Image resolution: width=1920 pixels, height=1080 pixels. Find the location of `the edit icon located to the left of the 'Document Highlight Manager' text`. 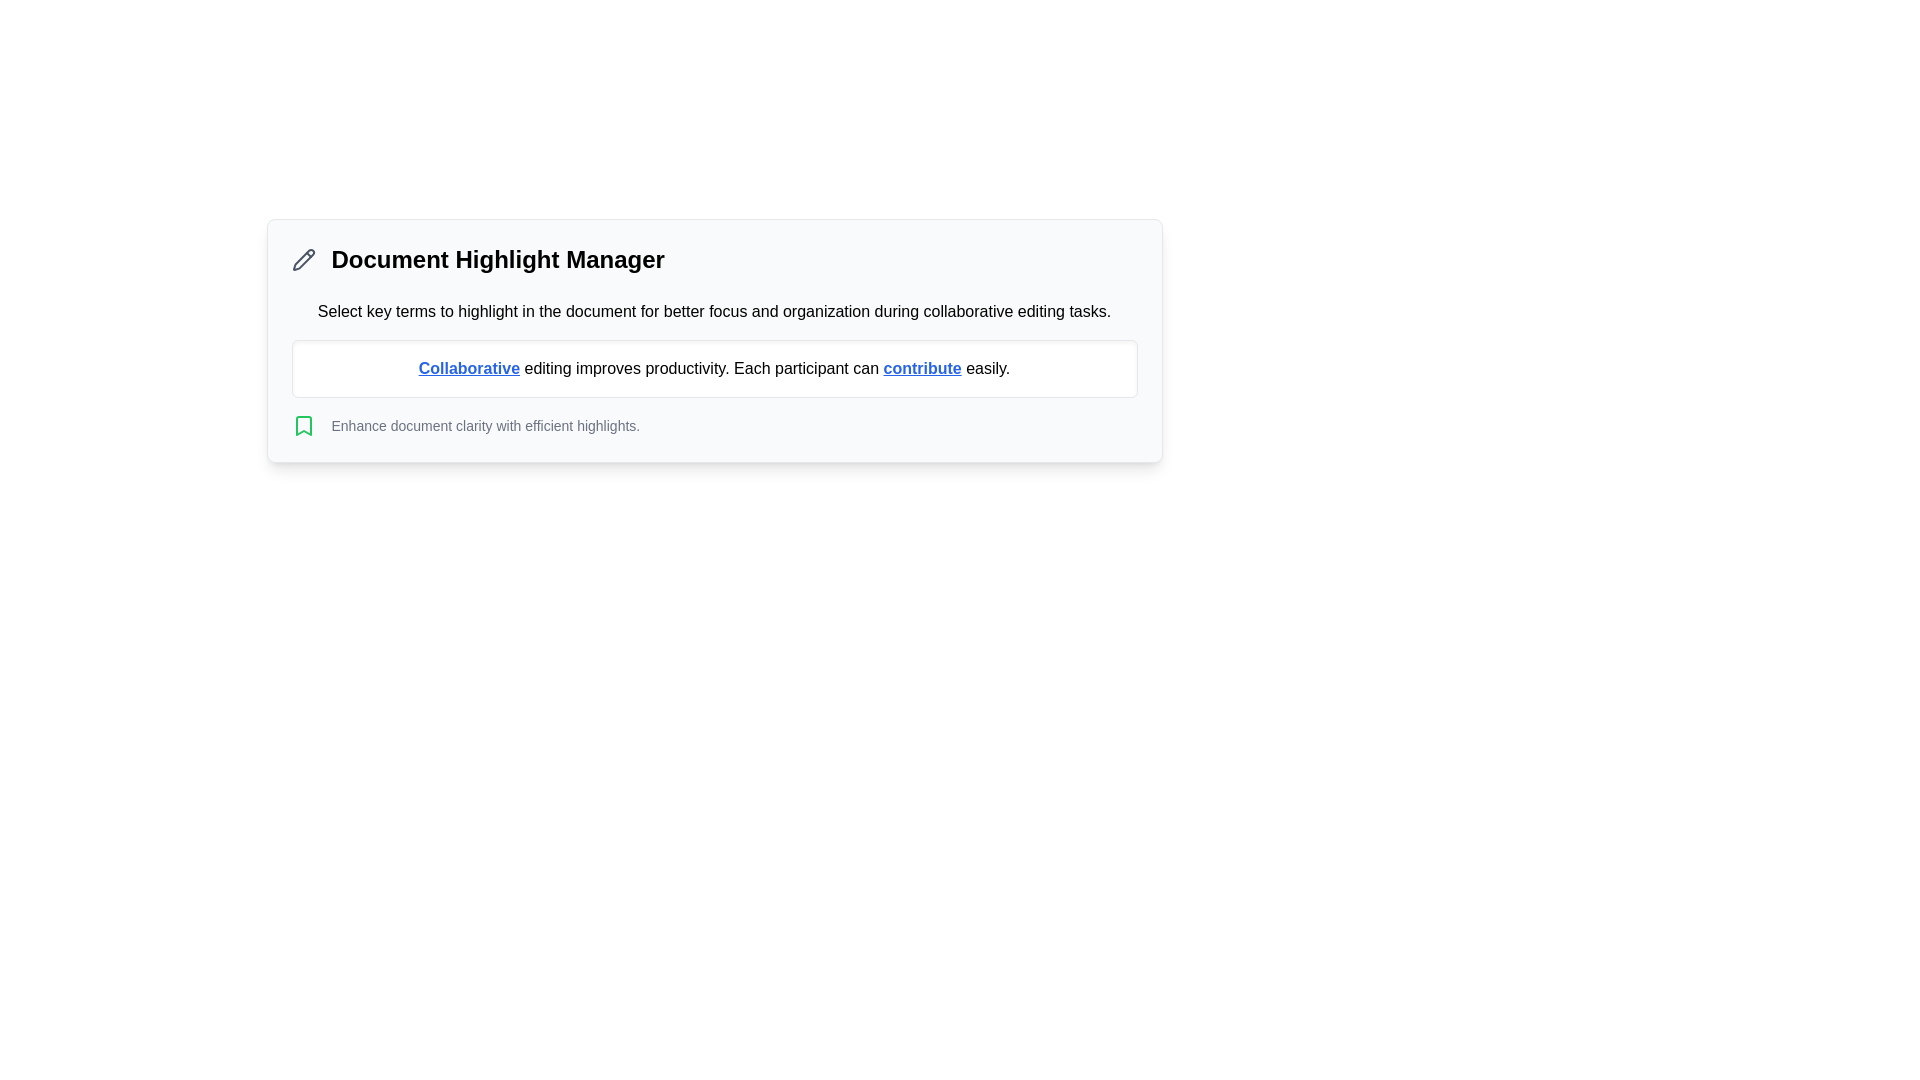

the edit icon located to the left of the 'Document Highlight Manager' text is located at coordinates (302, 258).